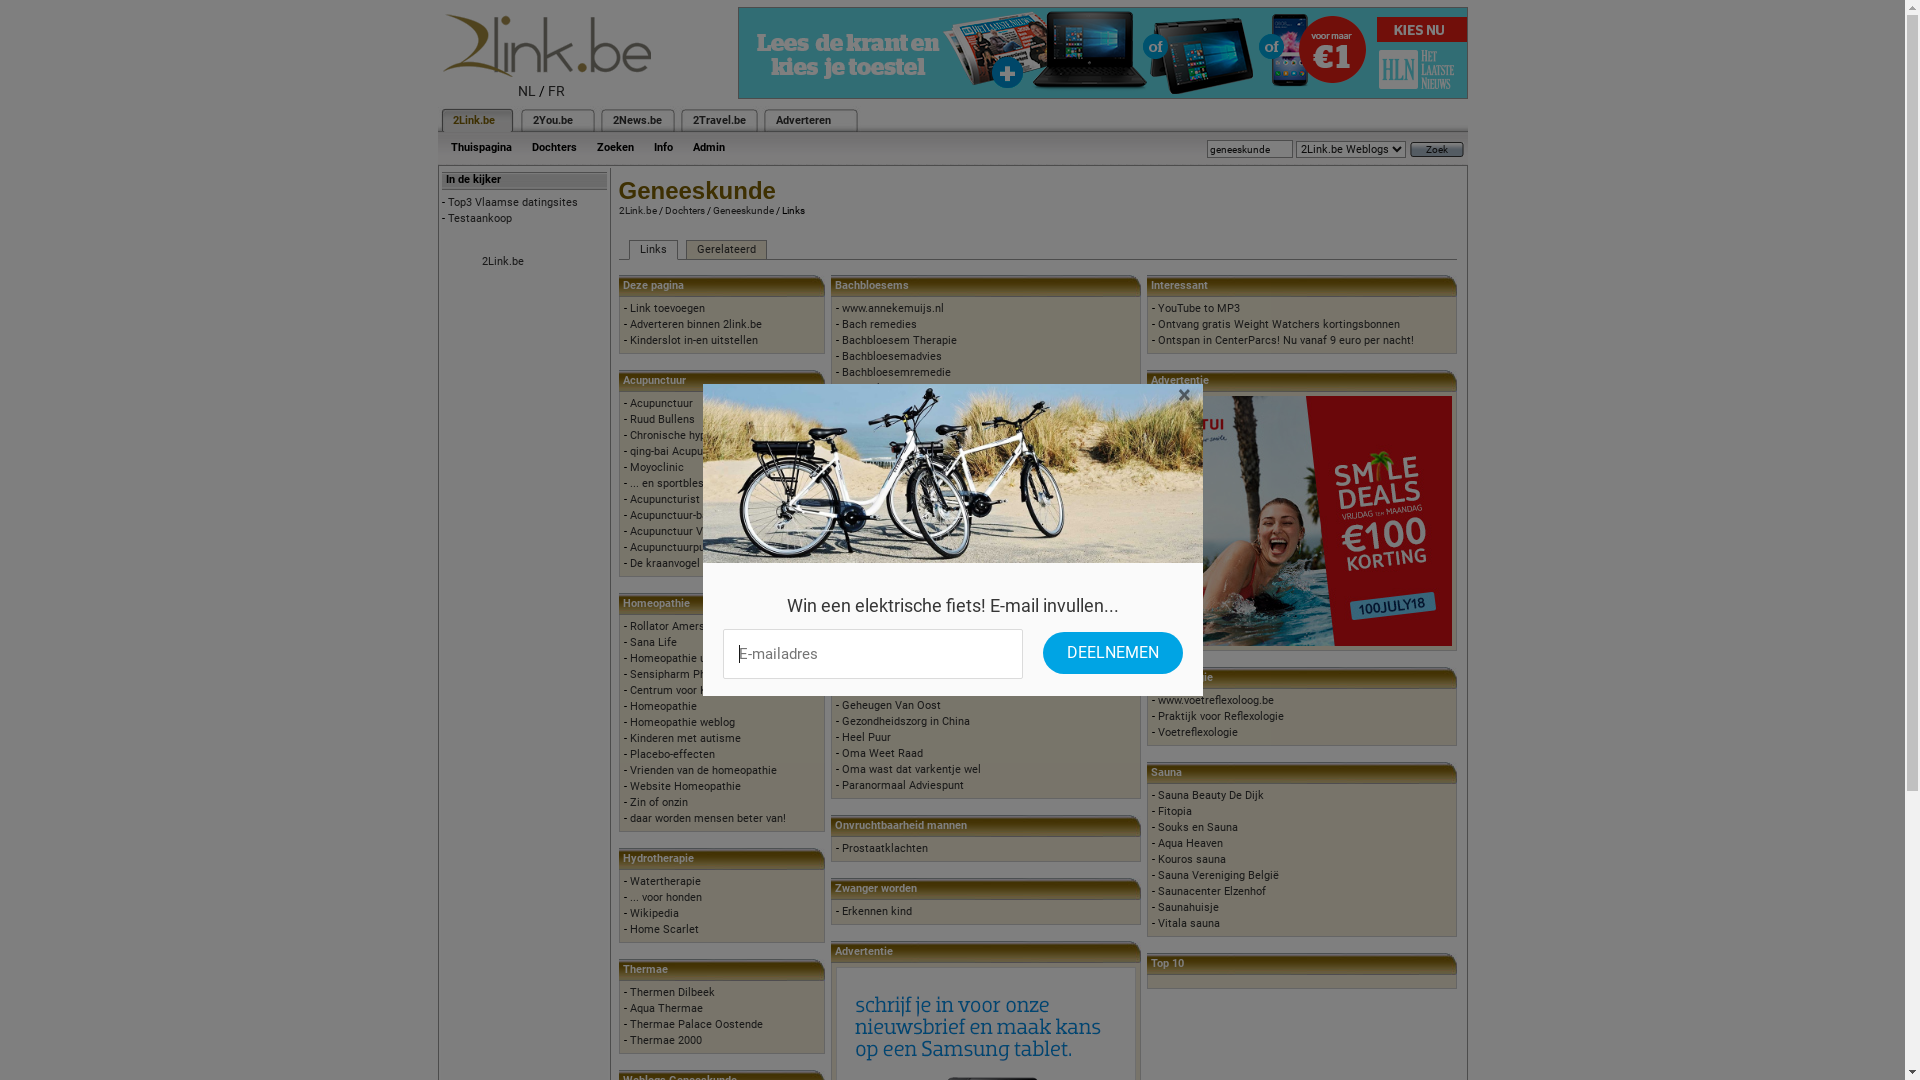 This screenshot has width=1920, height=1080. What do you see at coordinates (666, 1008) in the screenshot?
I see `'Aqua Thermae'` at bounding box center [666, 1008].